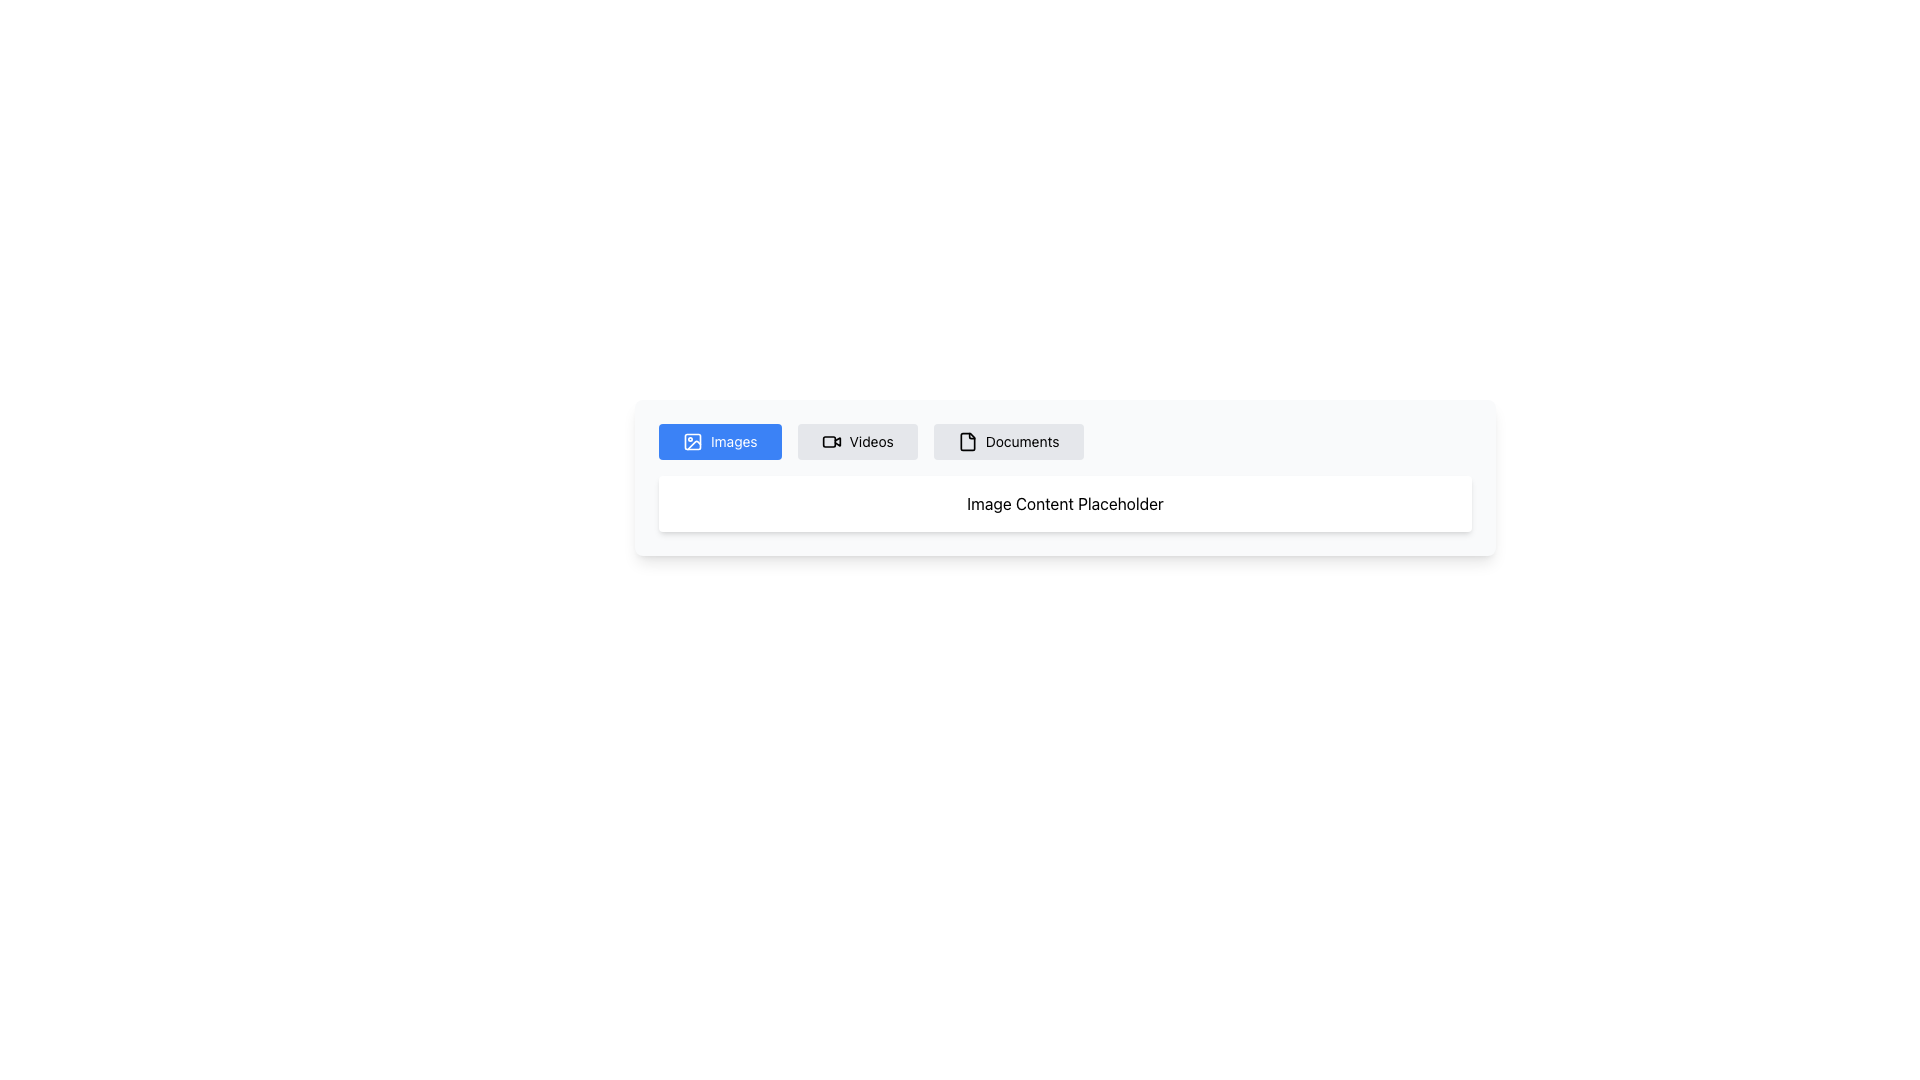  What do you see at coordinates (720, 441) in the screenshot?
I see `the 'Images' button, which is the first button in a row of three buttons labeled 'Images,' 'Videos,' and 'Documents,' located at the top-center of the UI` at bounding box center [720, 441].